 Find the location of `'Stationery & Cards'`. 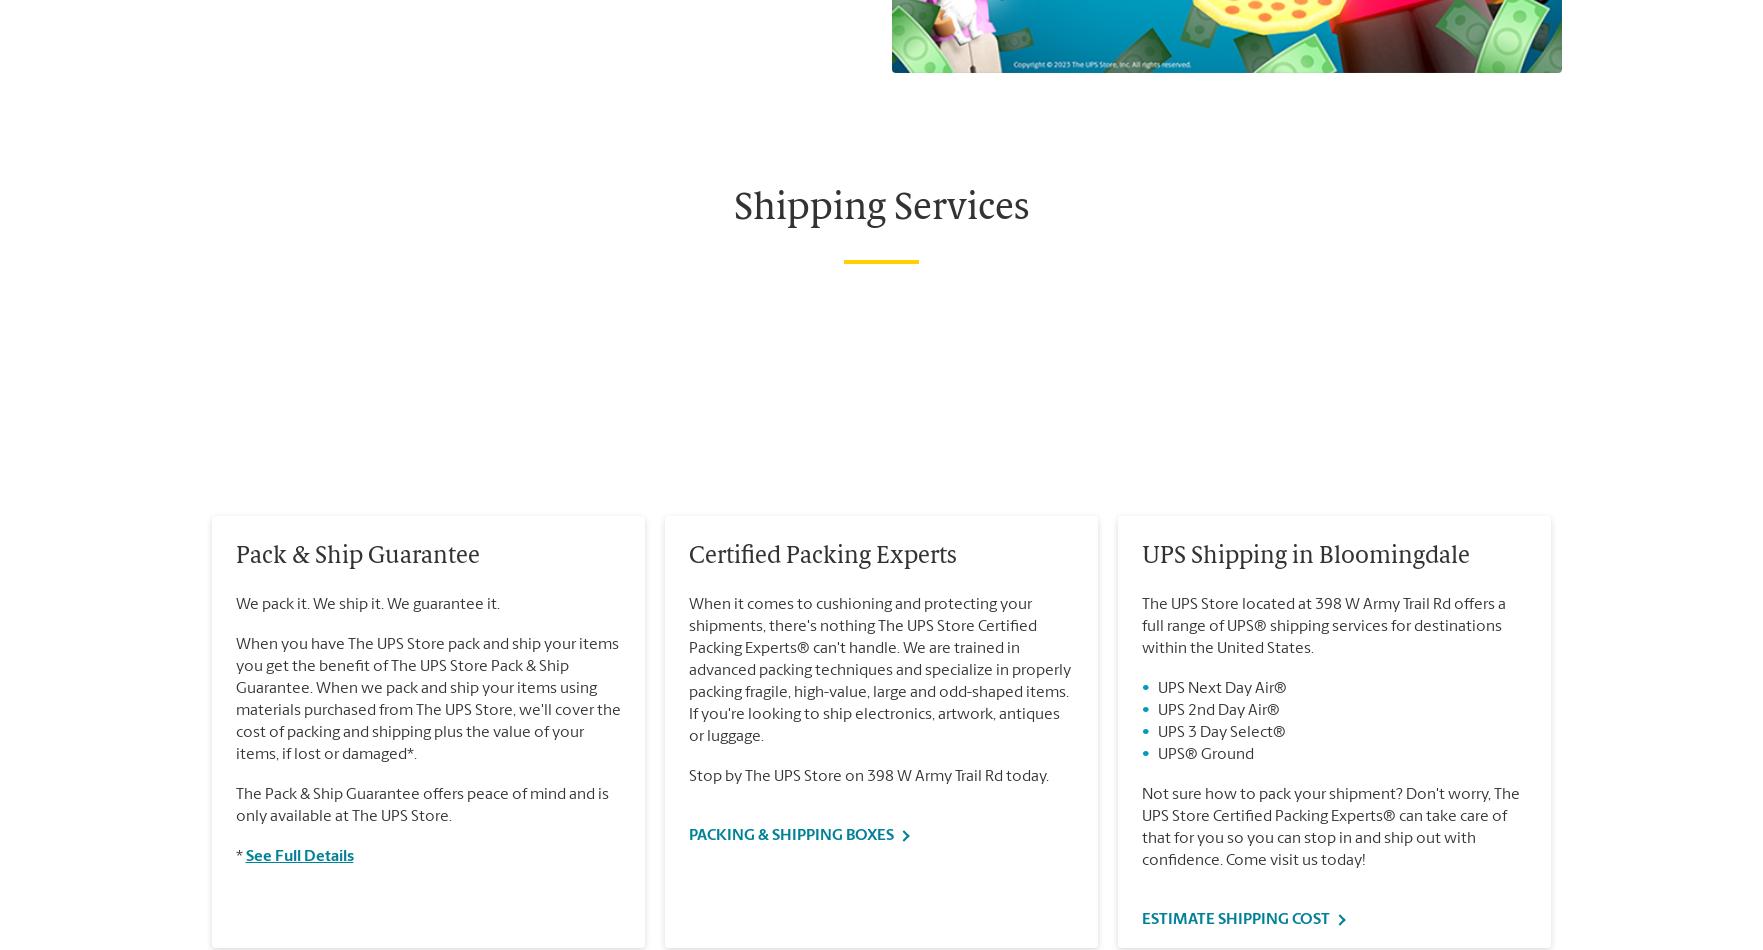

'Stationery & Cards' is located at coordinates (248, 9).